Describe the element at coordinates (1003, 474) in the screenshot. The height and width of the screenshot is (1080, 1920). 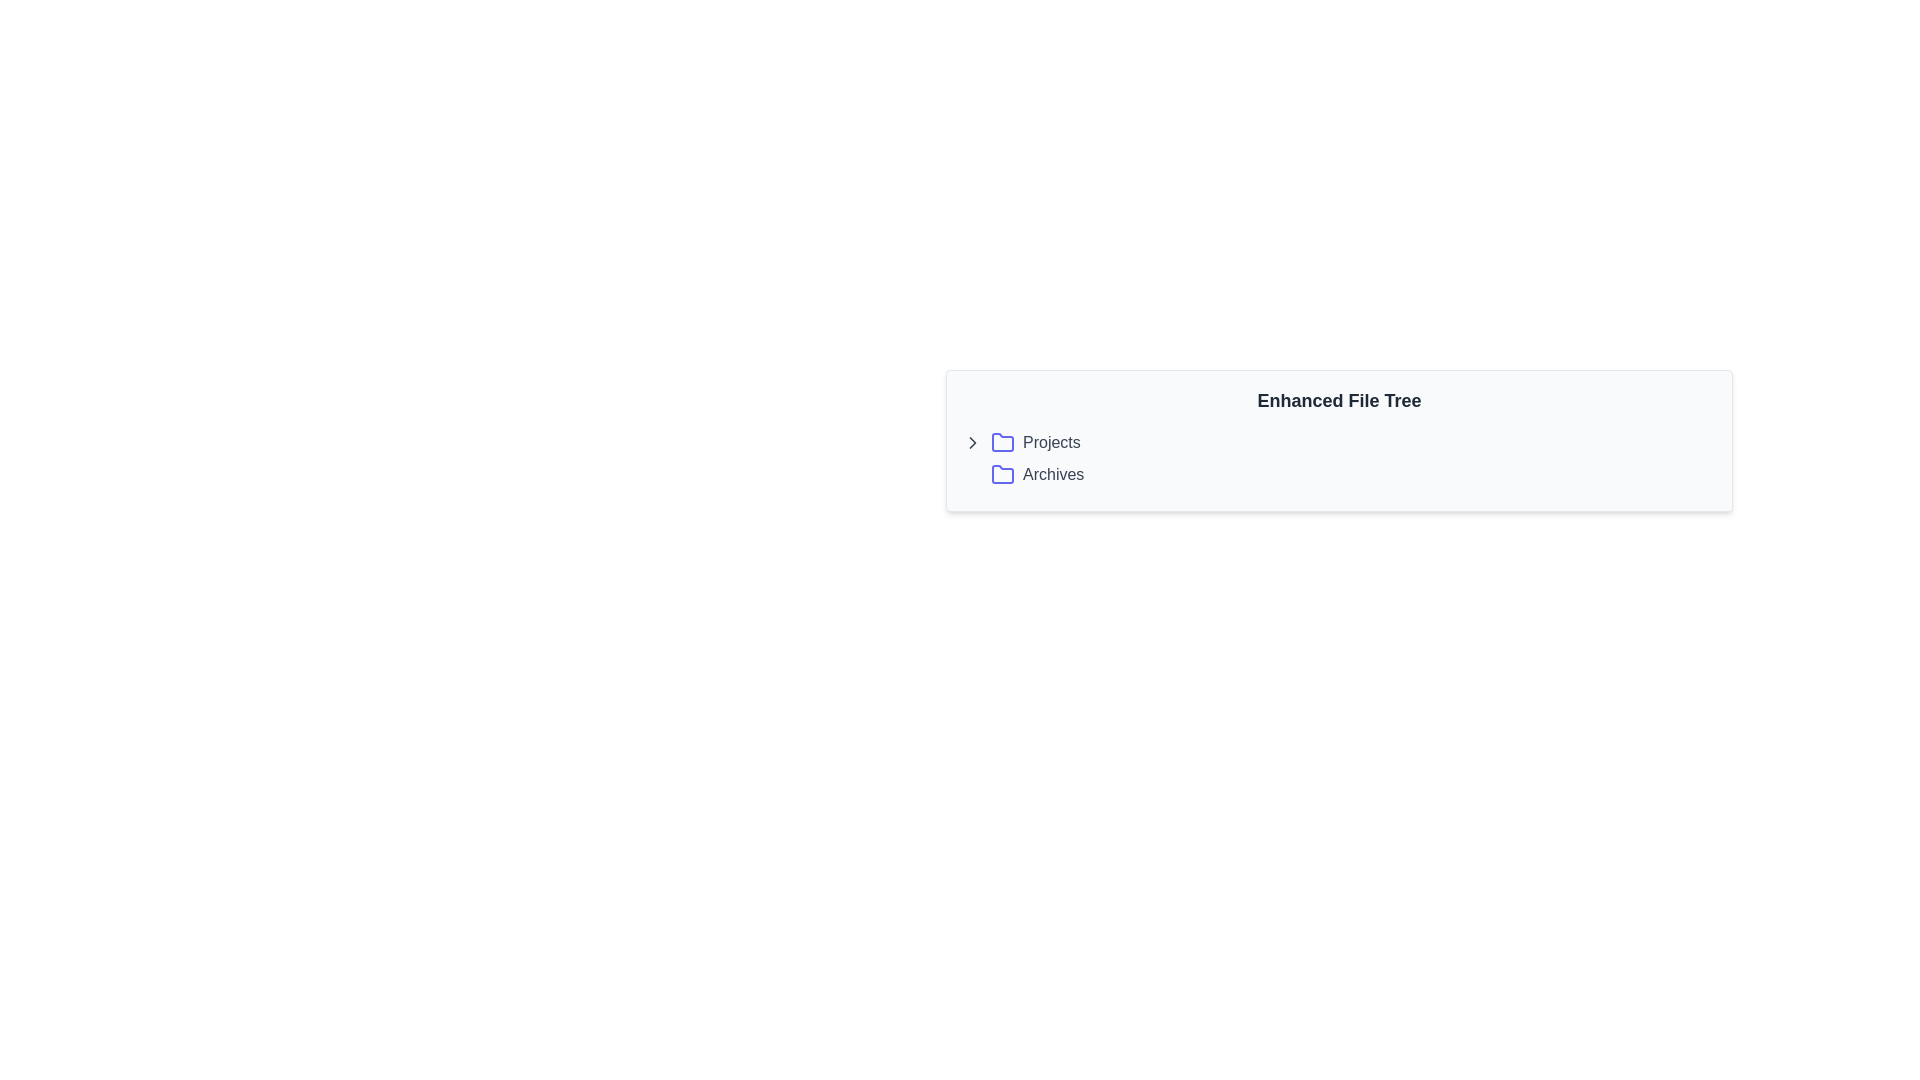
I see `the folder icon representing 'Archives' located to the left of the 'Archives' text label in the file directory` at that location.